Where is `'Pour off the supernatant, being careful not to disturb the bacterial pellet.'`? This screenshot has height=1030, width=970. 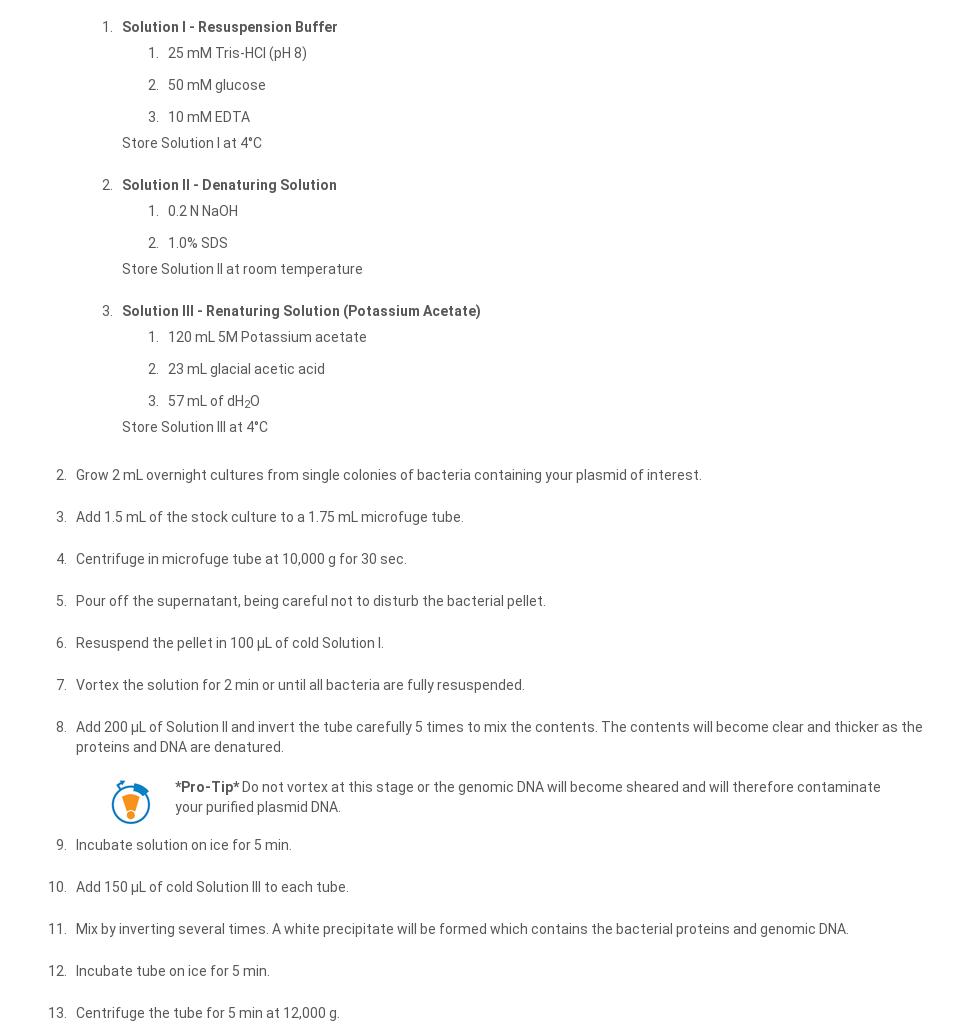
'Pour off the supernatant, being careful not to disturb the bacterial pellet.' is located at coordinates (310, 599).